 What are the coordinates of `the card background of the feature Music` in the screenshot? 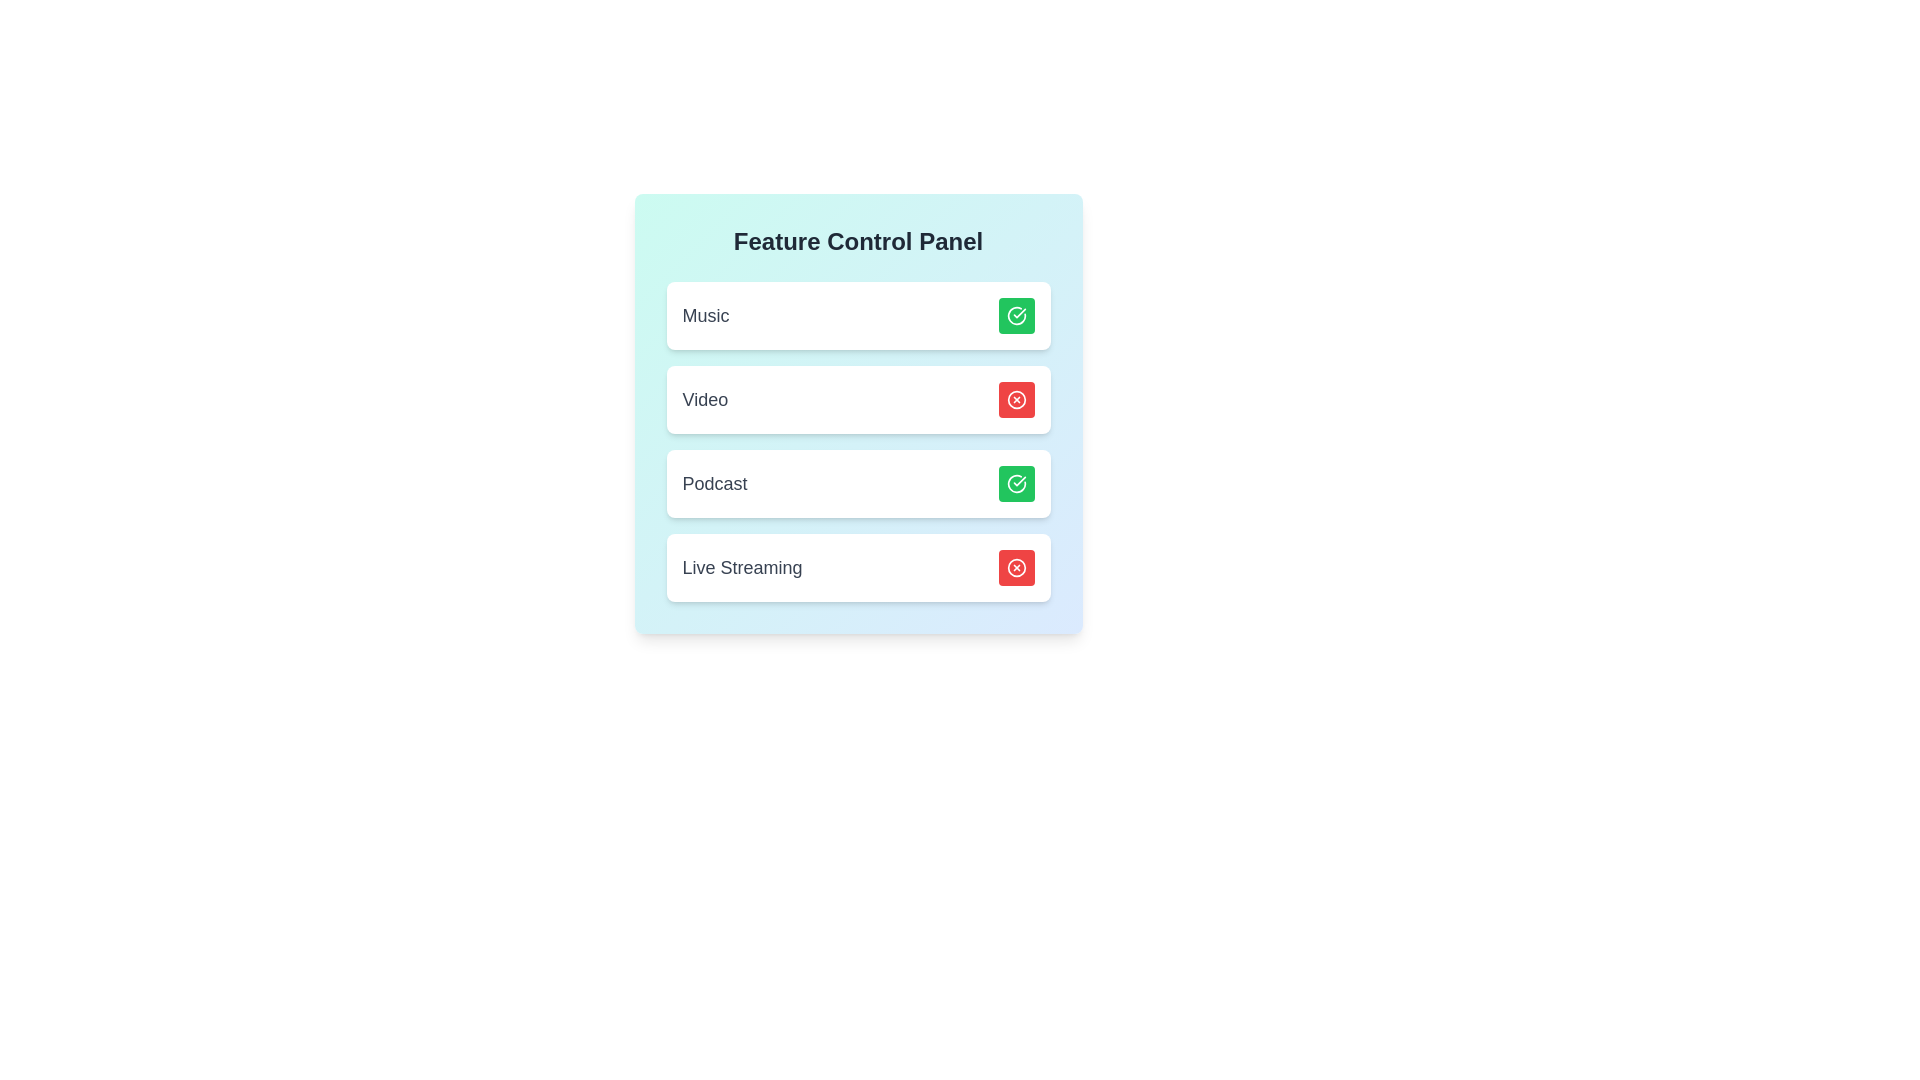 It's located at (858, 315).